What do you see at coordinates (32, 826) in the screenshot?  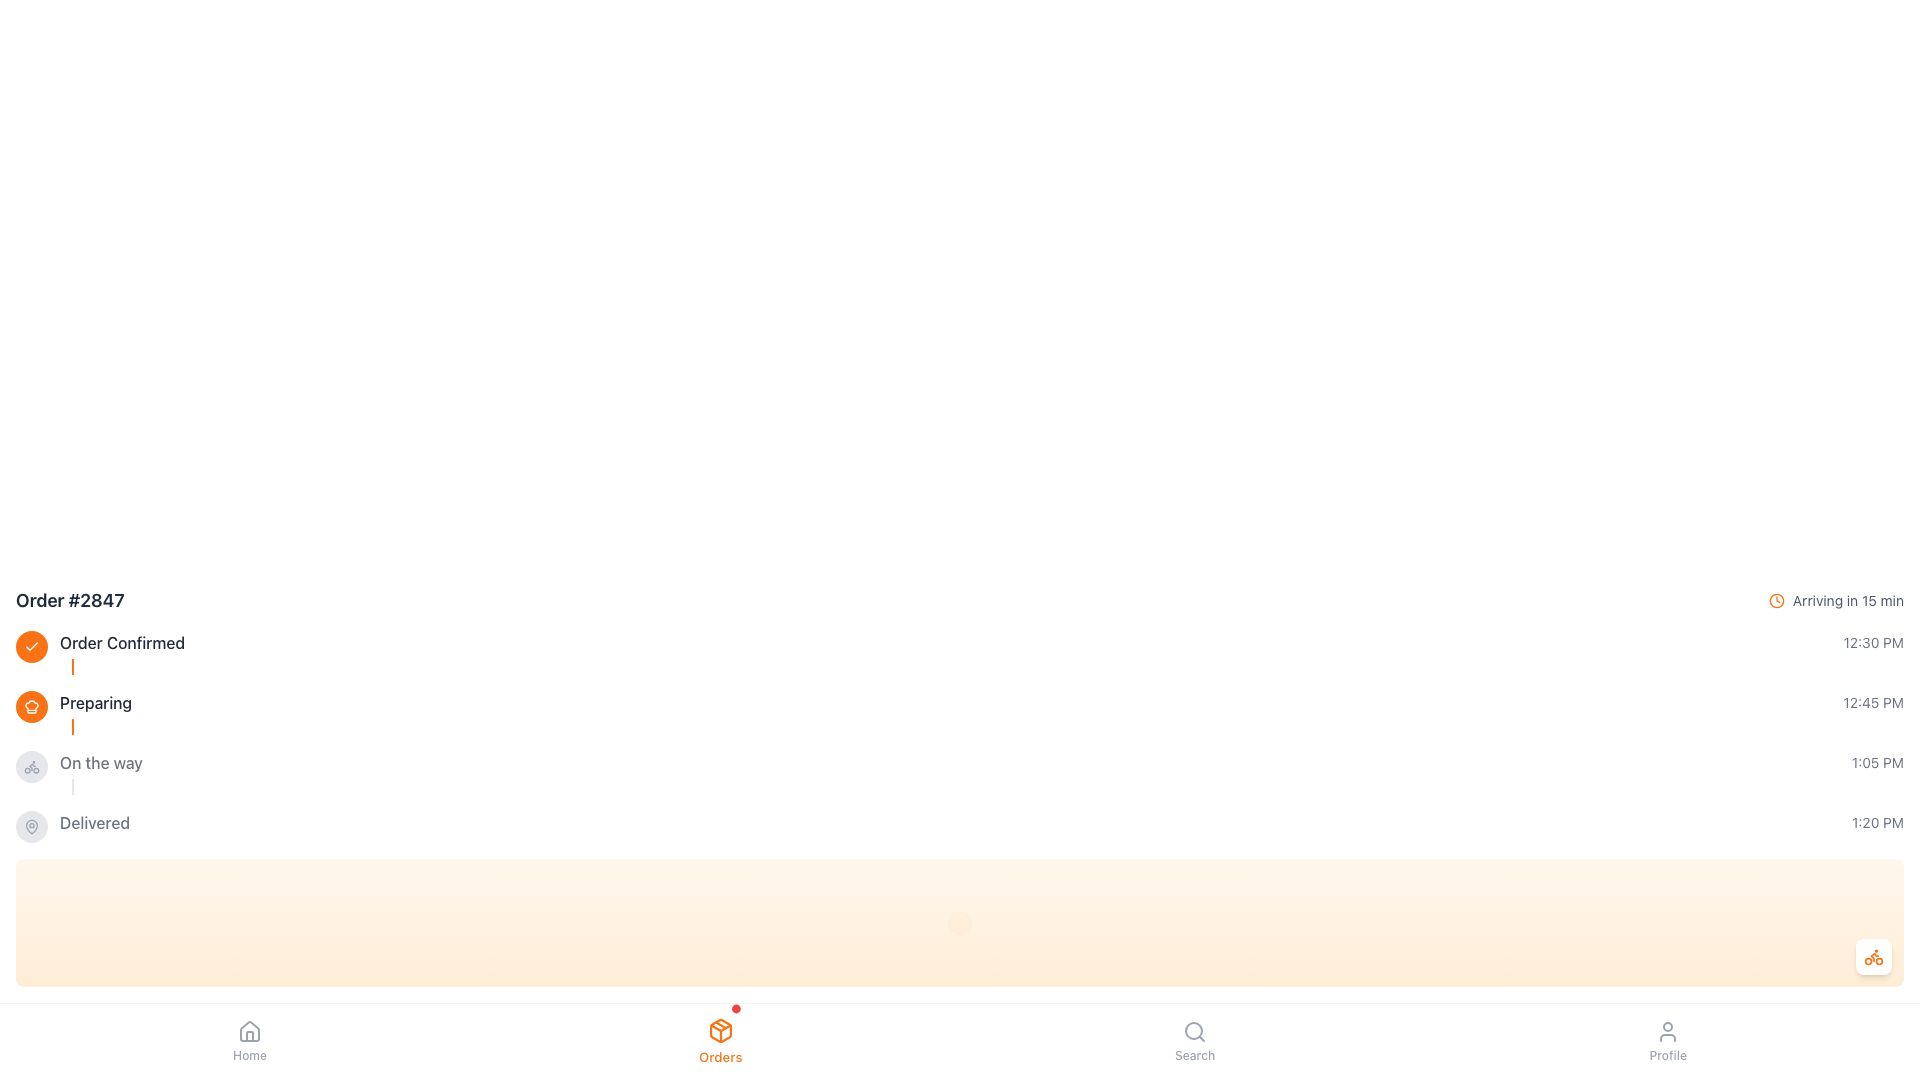 I see `the gray vector icon resembling a map pin located in the 'Orders' section near the bottom navigation bar` at bounding box center [32, 826].